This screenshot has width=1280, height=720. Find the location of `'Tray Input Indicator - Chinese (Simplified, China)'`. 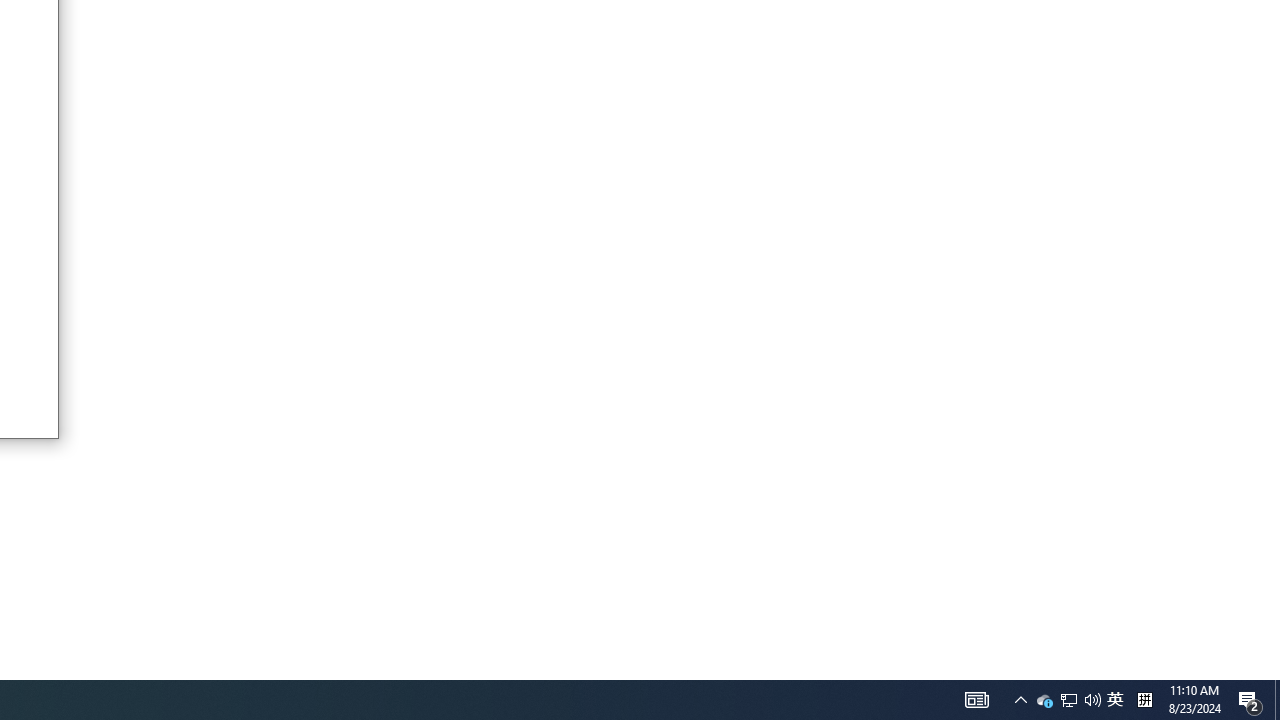

'Tray Input Indicator - Chinese (Simplified, China)' is located at coordinates (1114, 698).